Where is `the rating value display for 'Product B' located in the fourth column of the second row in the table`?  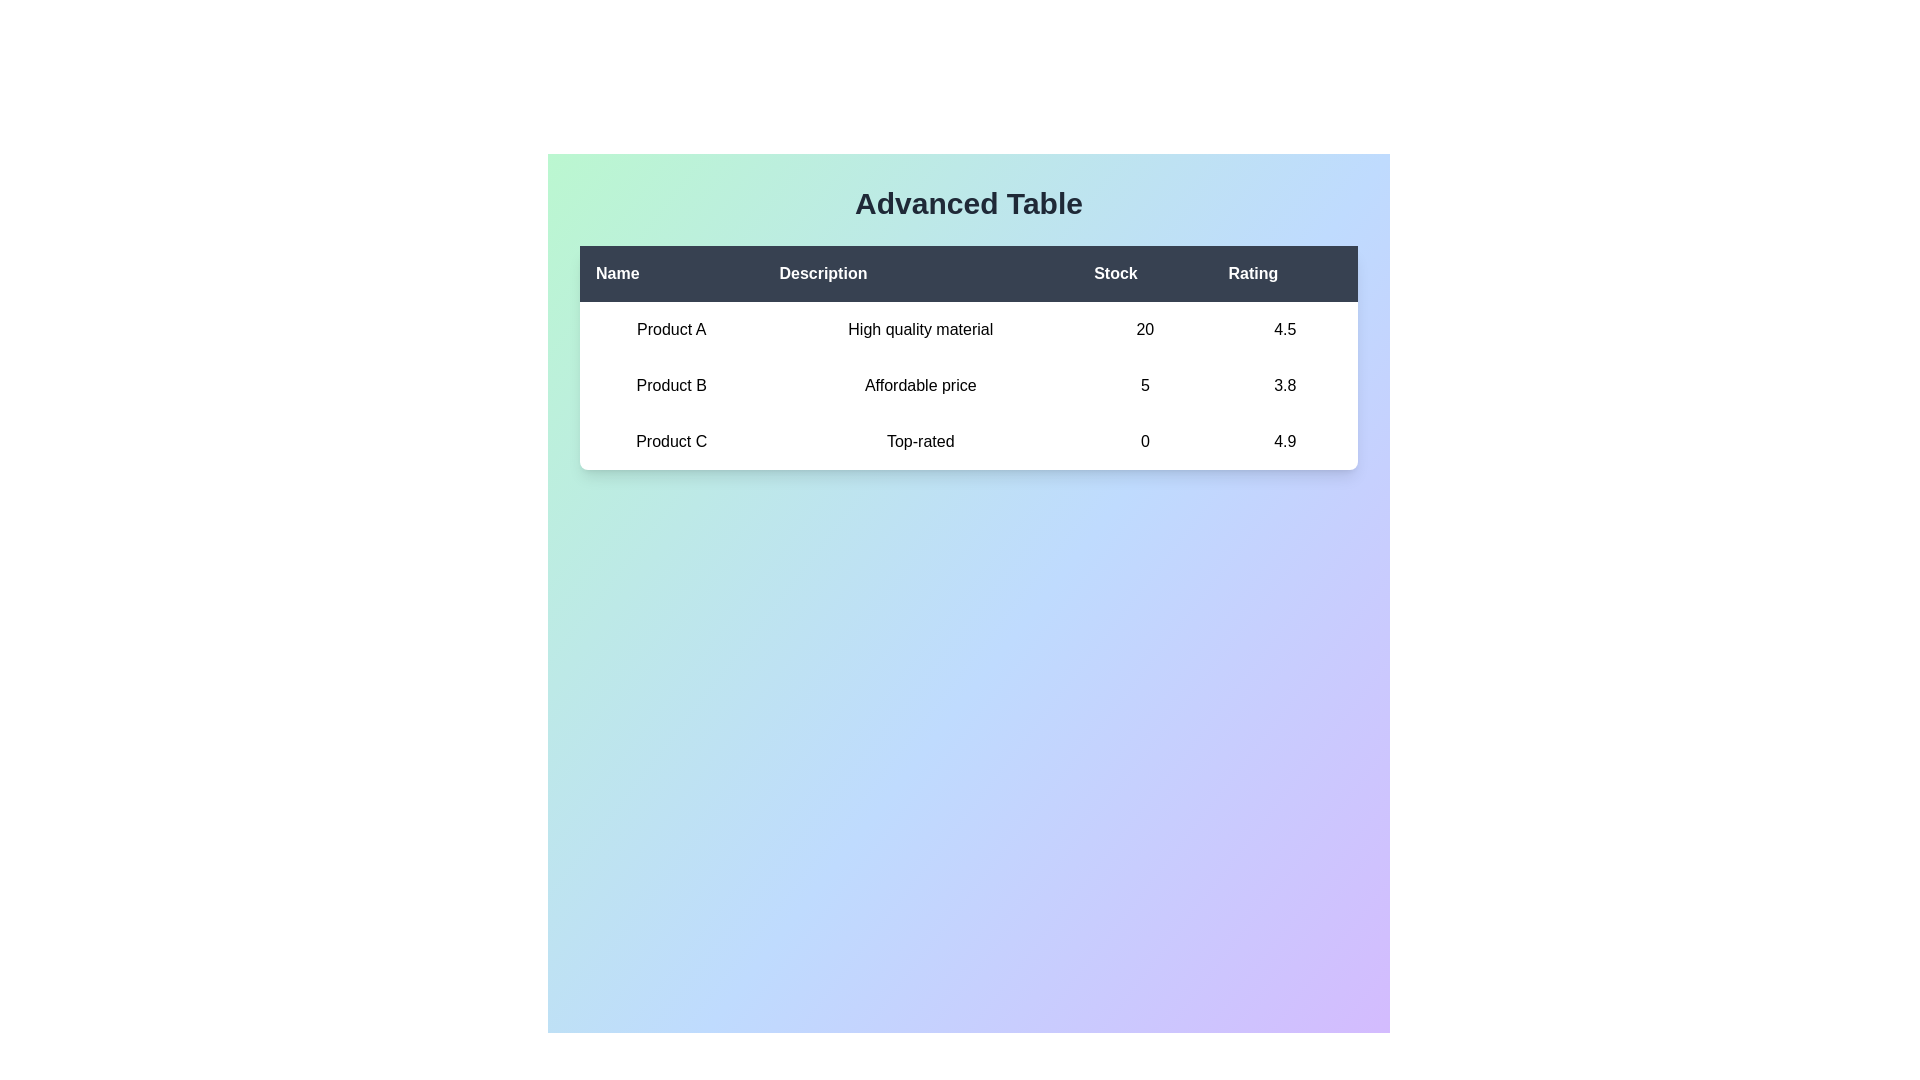
the rating value display for 'Product B' located in the fourth column of the second row in the table is located at coordinates (1285, 385).